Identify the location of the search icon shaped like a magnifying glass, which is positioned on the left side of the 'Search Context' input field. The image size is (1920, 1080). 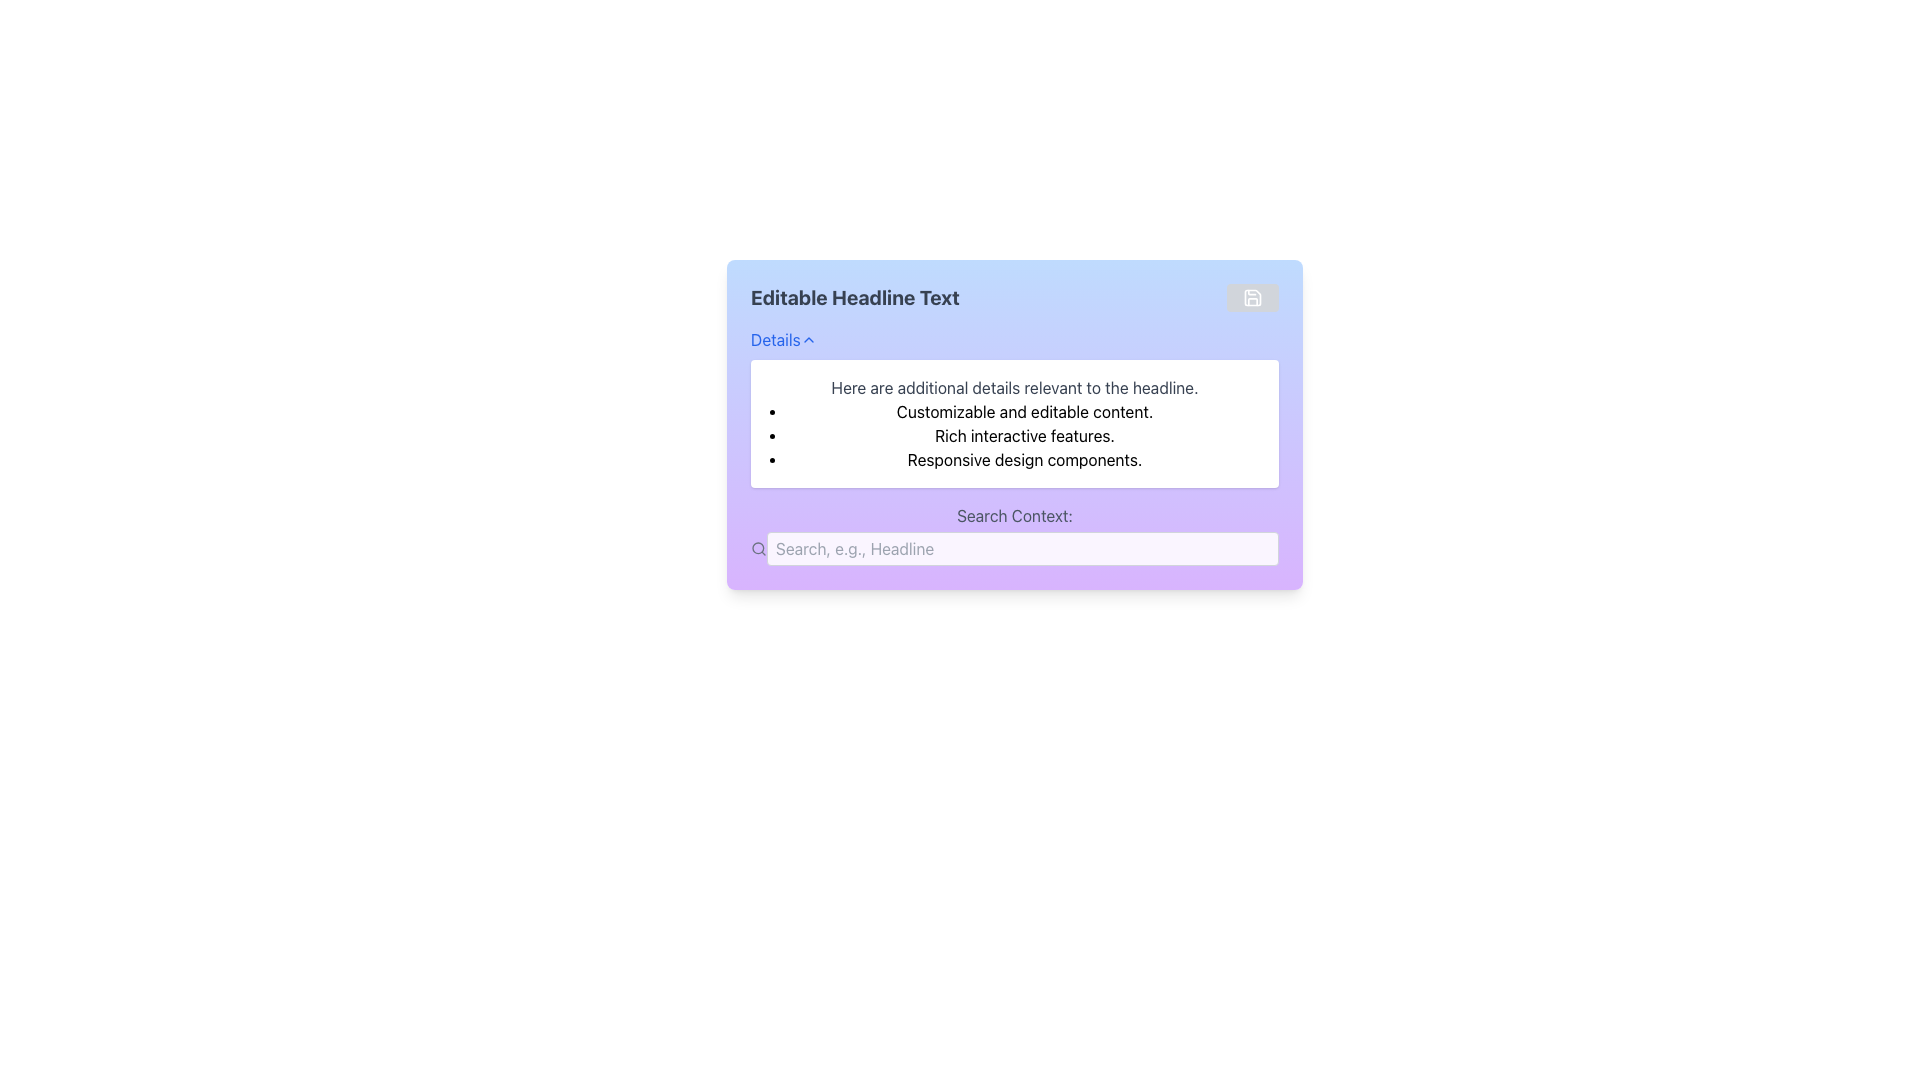
(757, 548).